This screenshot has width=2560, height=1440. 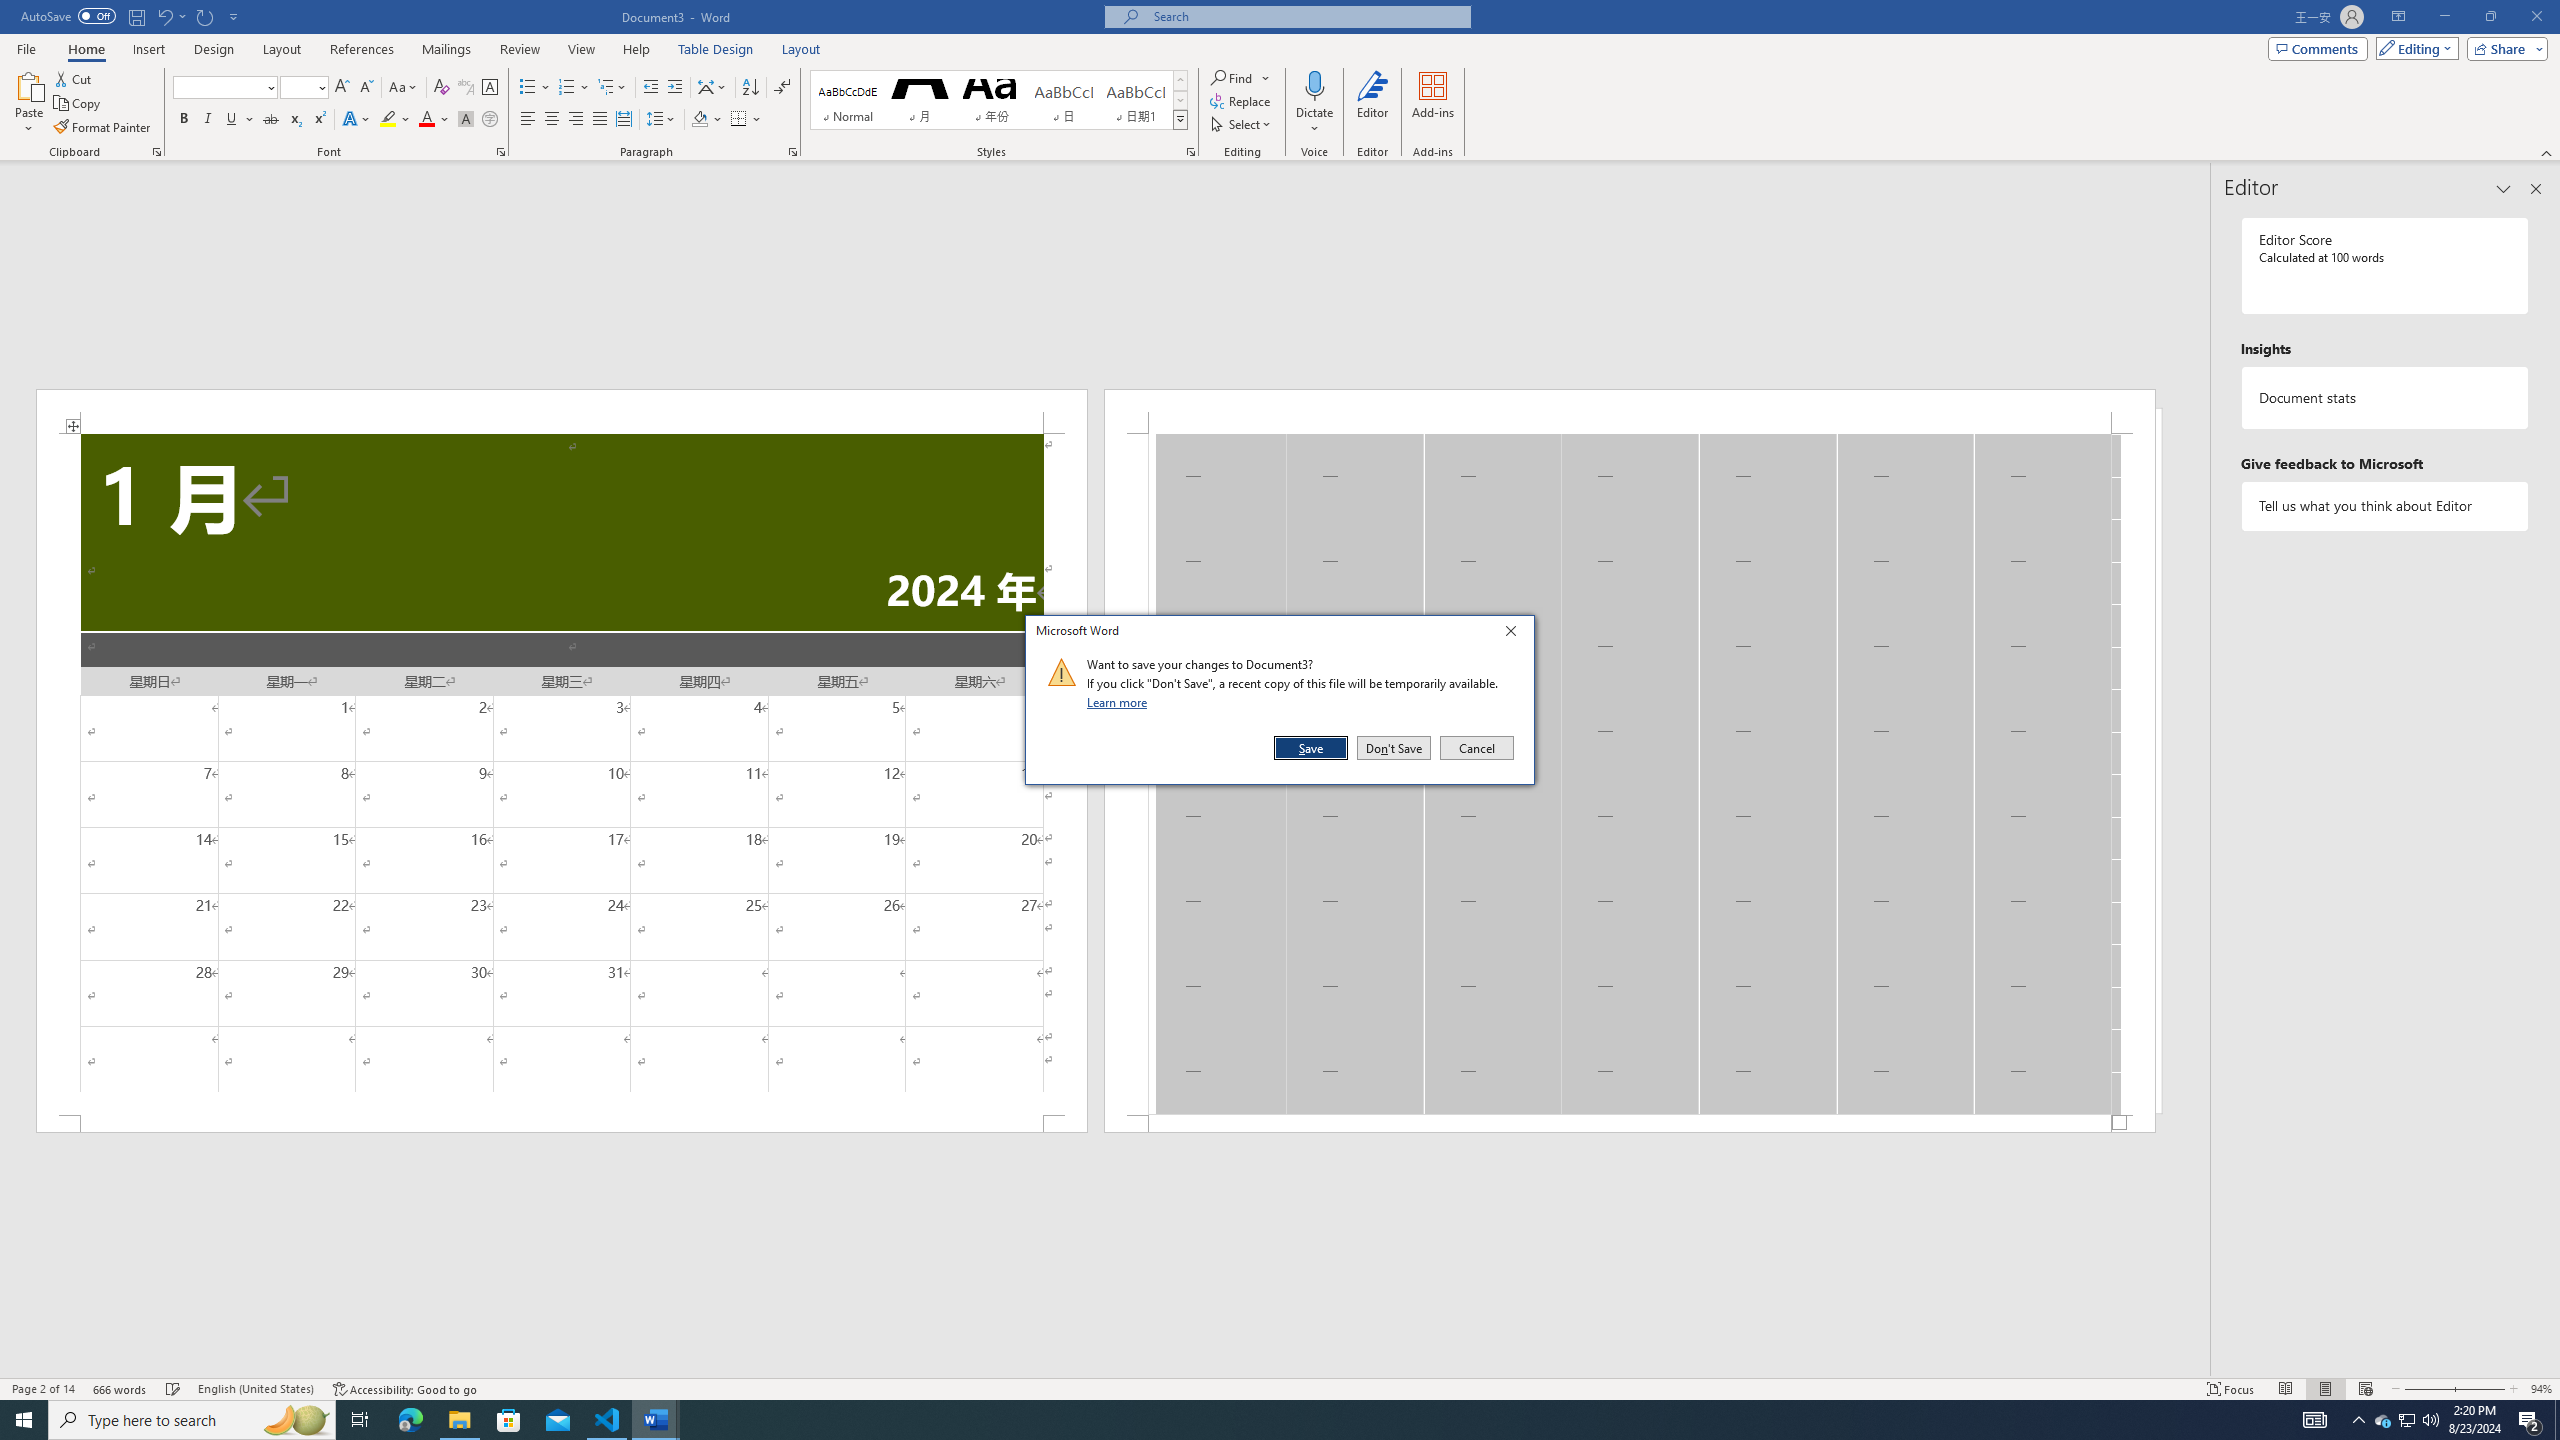 What do you see at coordinates (294, 118) in the screenshot?
I see `'Subscript'` at bounding box center [294, 118].